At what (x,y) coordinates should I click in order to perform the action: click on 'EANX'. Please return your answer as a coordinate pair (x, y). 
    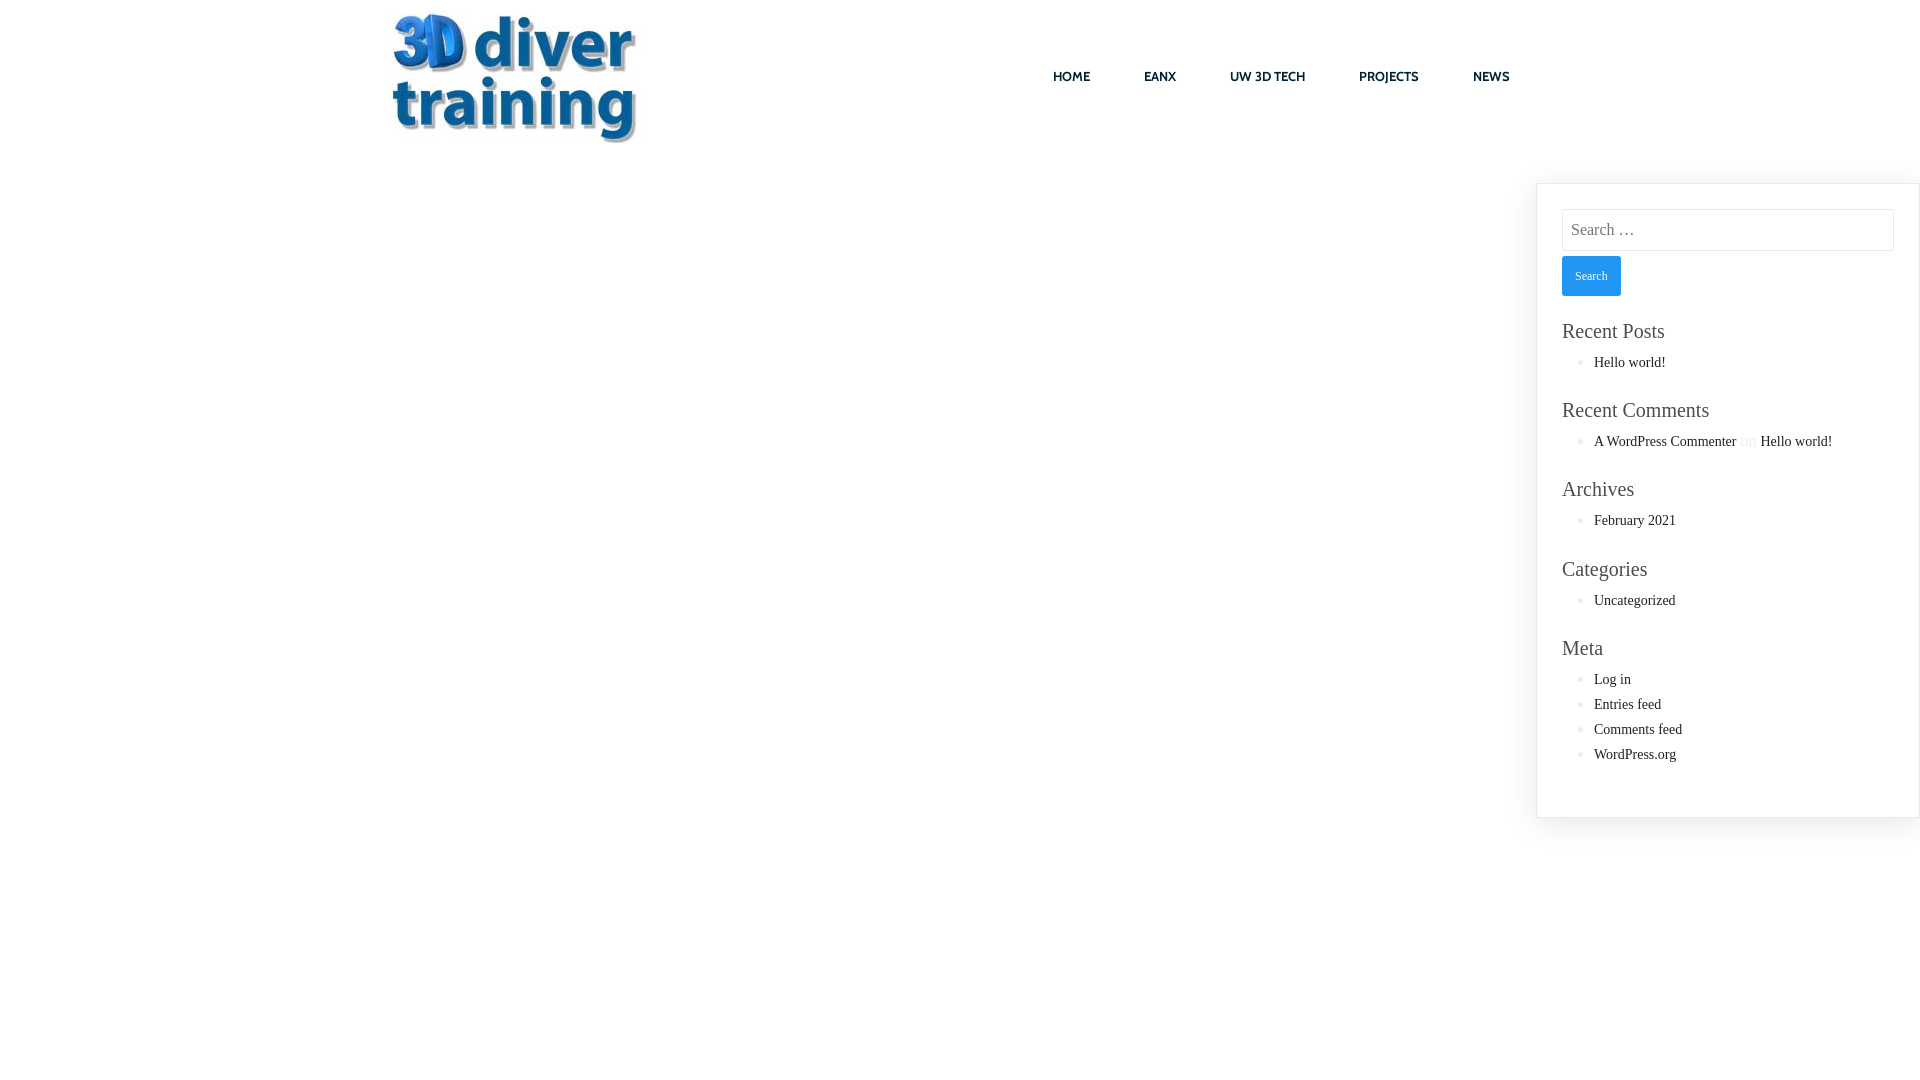
    Looking at the image, I should click on (1117, 76).